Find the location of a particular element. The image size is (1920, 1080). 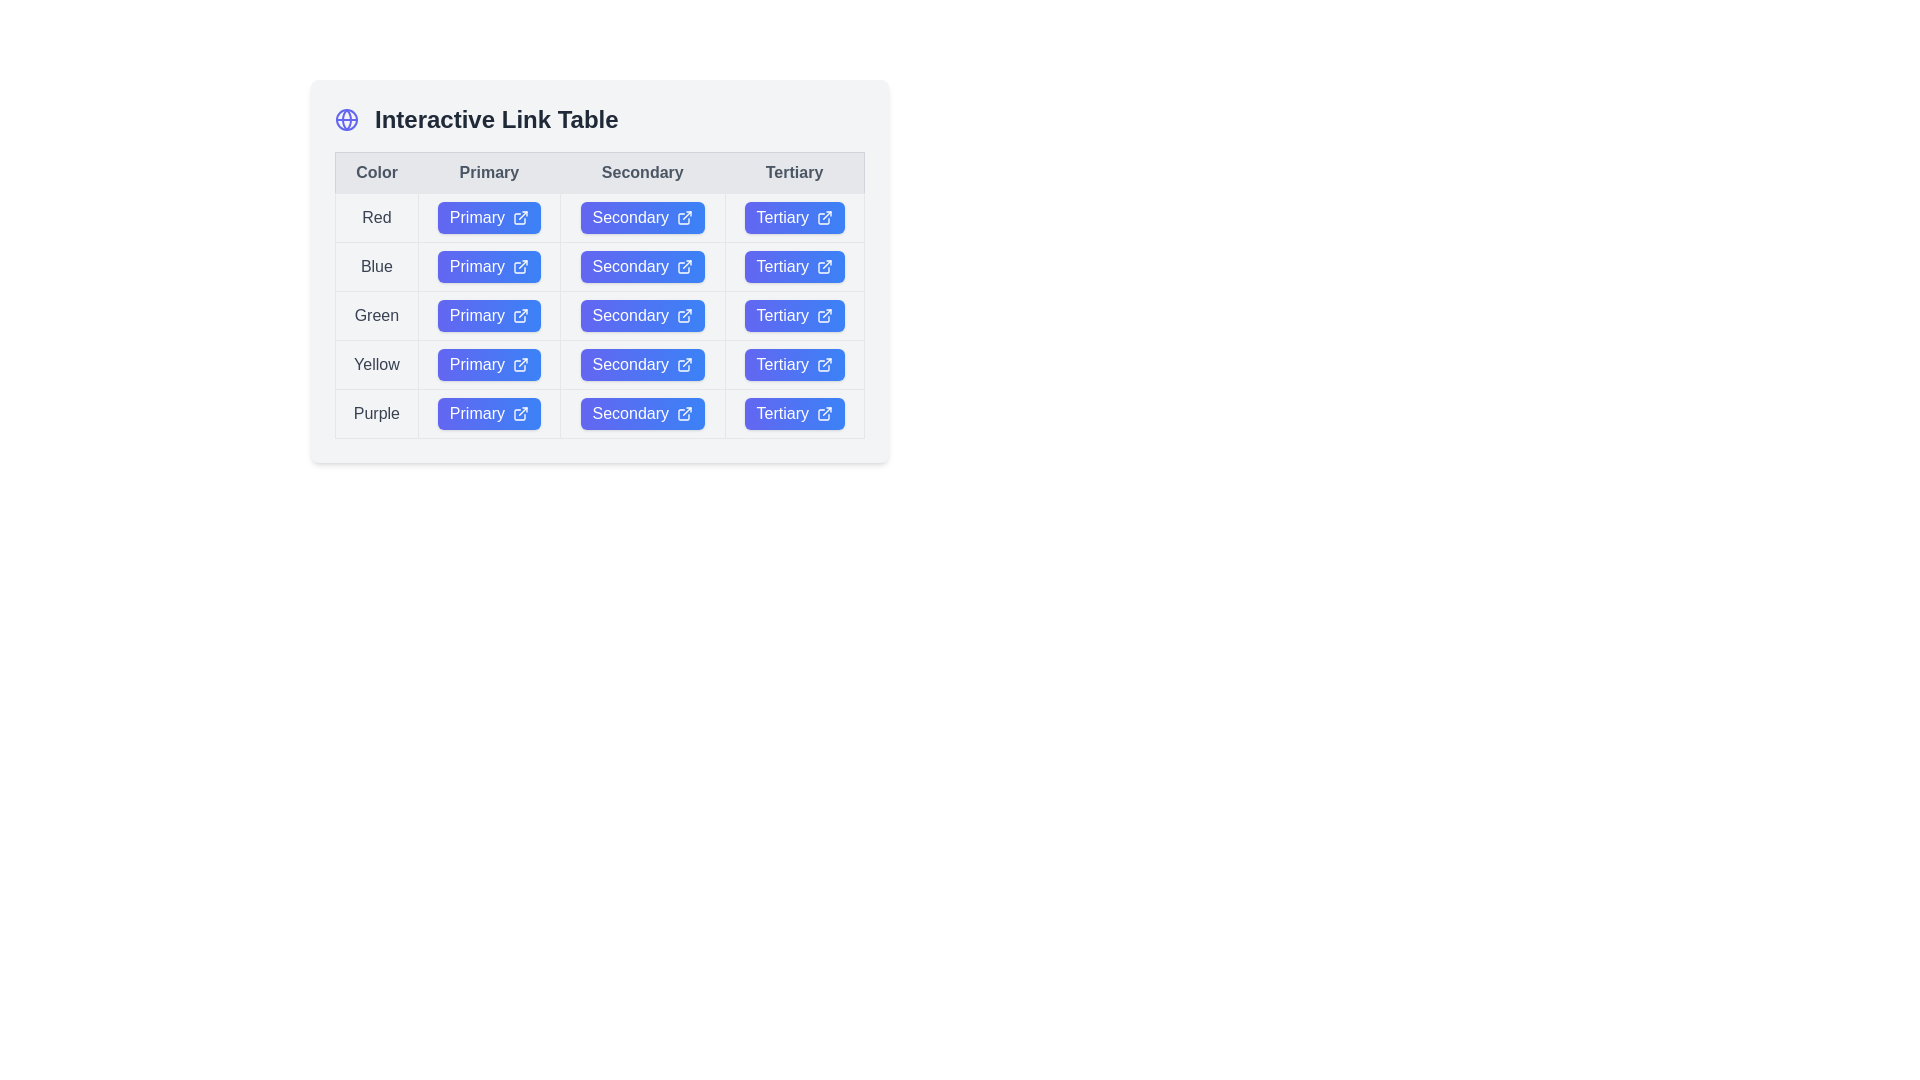

the 'Tertiary' text label, which is the rightmost element in the header row of the table, representing the tertiary information category is located at coordinates (793, 172).